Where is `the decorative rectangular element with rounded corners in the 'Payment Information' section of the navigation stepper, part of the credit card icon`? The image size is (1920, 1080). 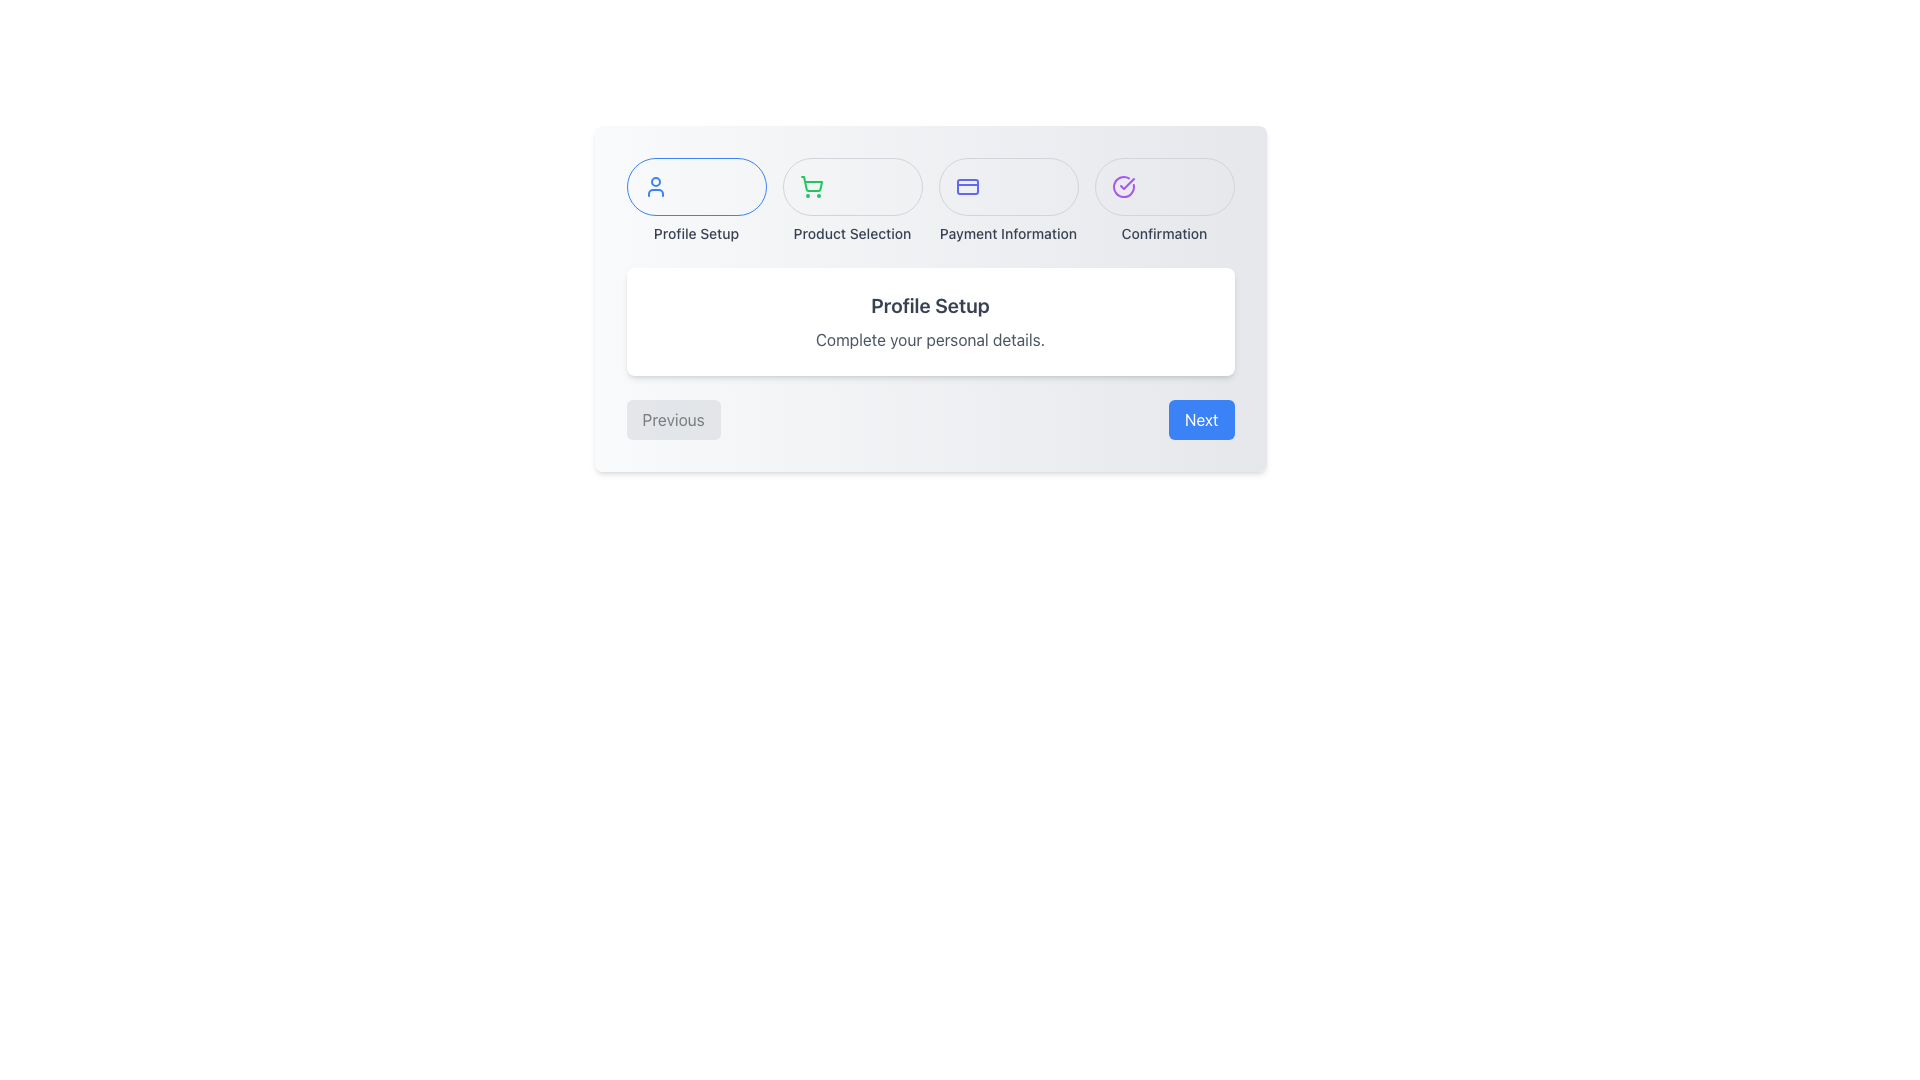 the decorative rectangular element with rounded corners in the 'Payment Information' section of the navigation stepper, part of the credit card icon is located at coordinates (967, 186).